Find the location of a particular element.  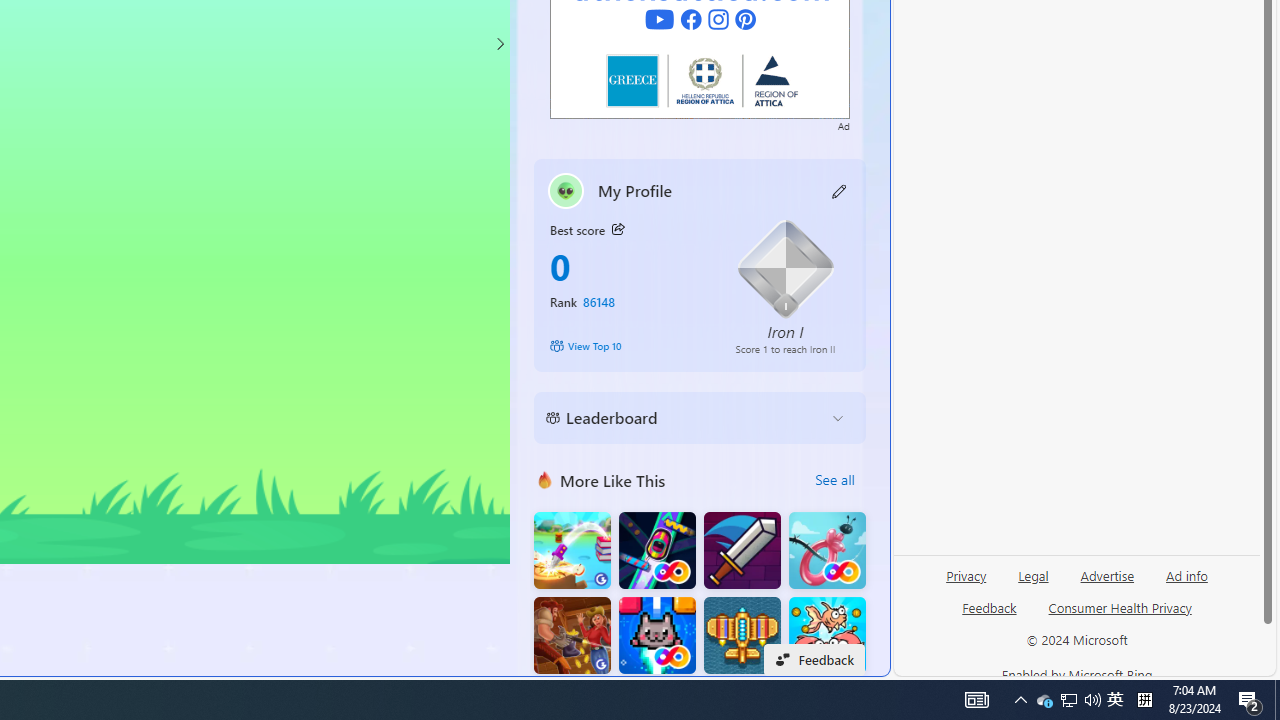

'See all' is located at coordinates (835, 479).